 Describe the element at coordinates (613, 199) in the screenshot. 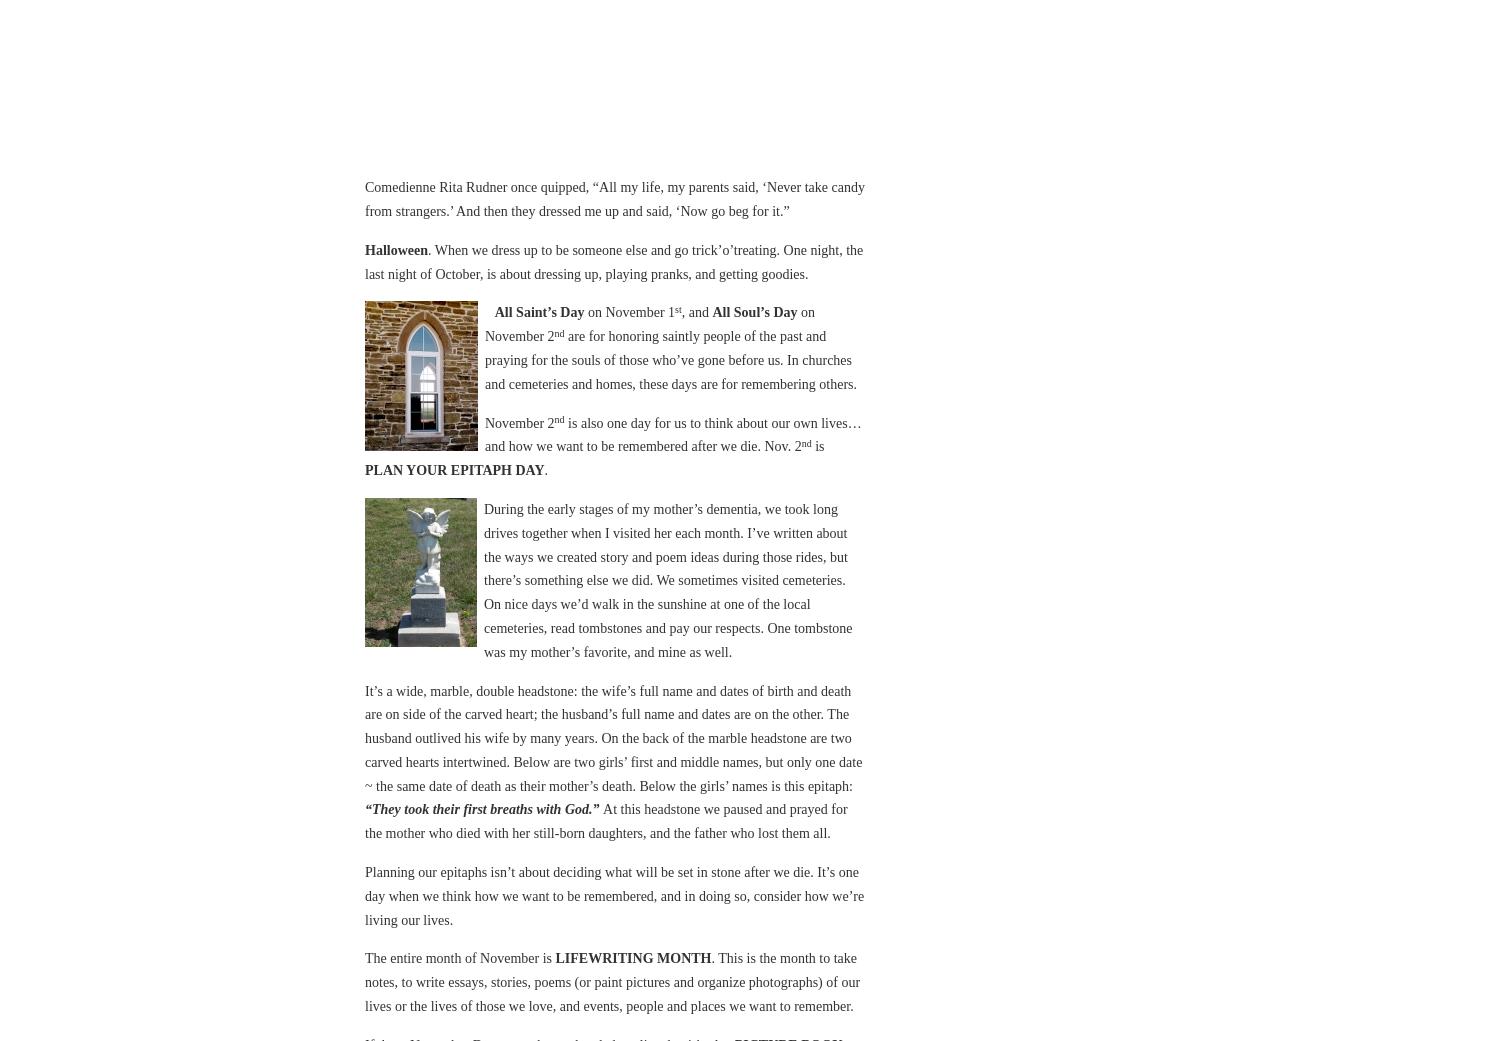

I see `'Comedienne Rita Rudner once quipped, “All my life, my parents said, ‘Never take candy from strangers.’ And then they dressed me up and said, ‘Now go beg for it.”'` at that location.